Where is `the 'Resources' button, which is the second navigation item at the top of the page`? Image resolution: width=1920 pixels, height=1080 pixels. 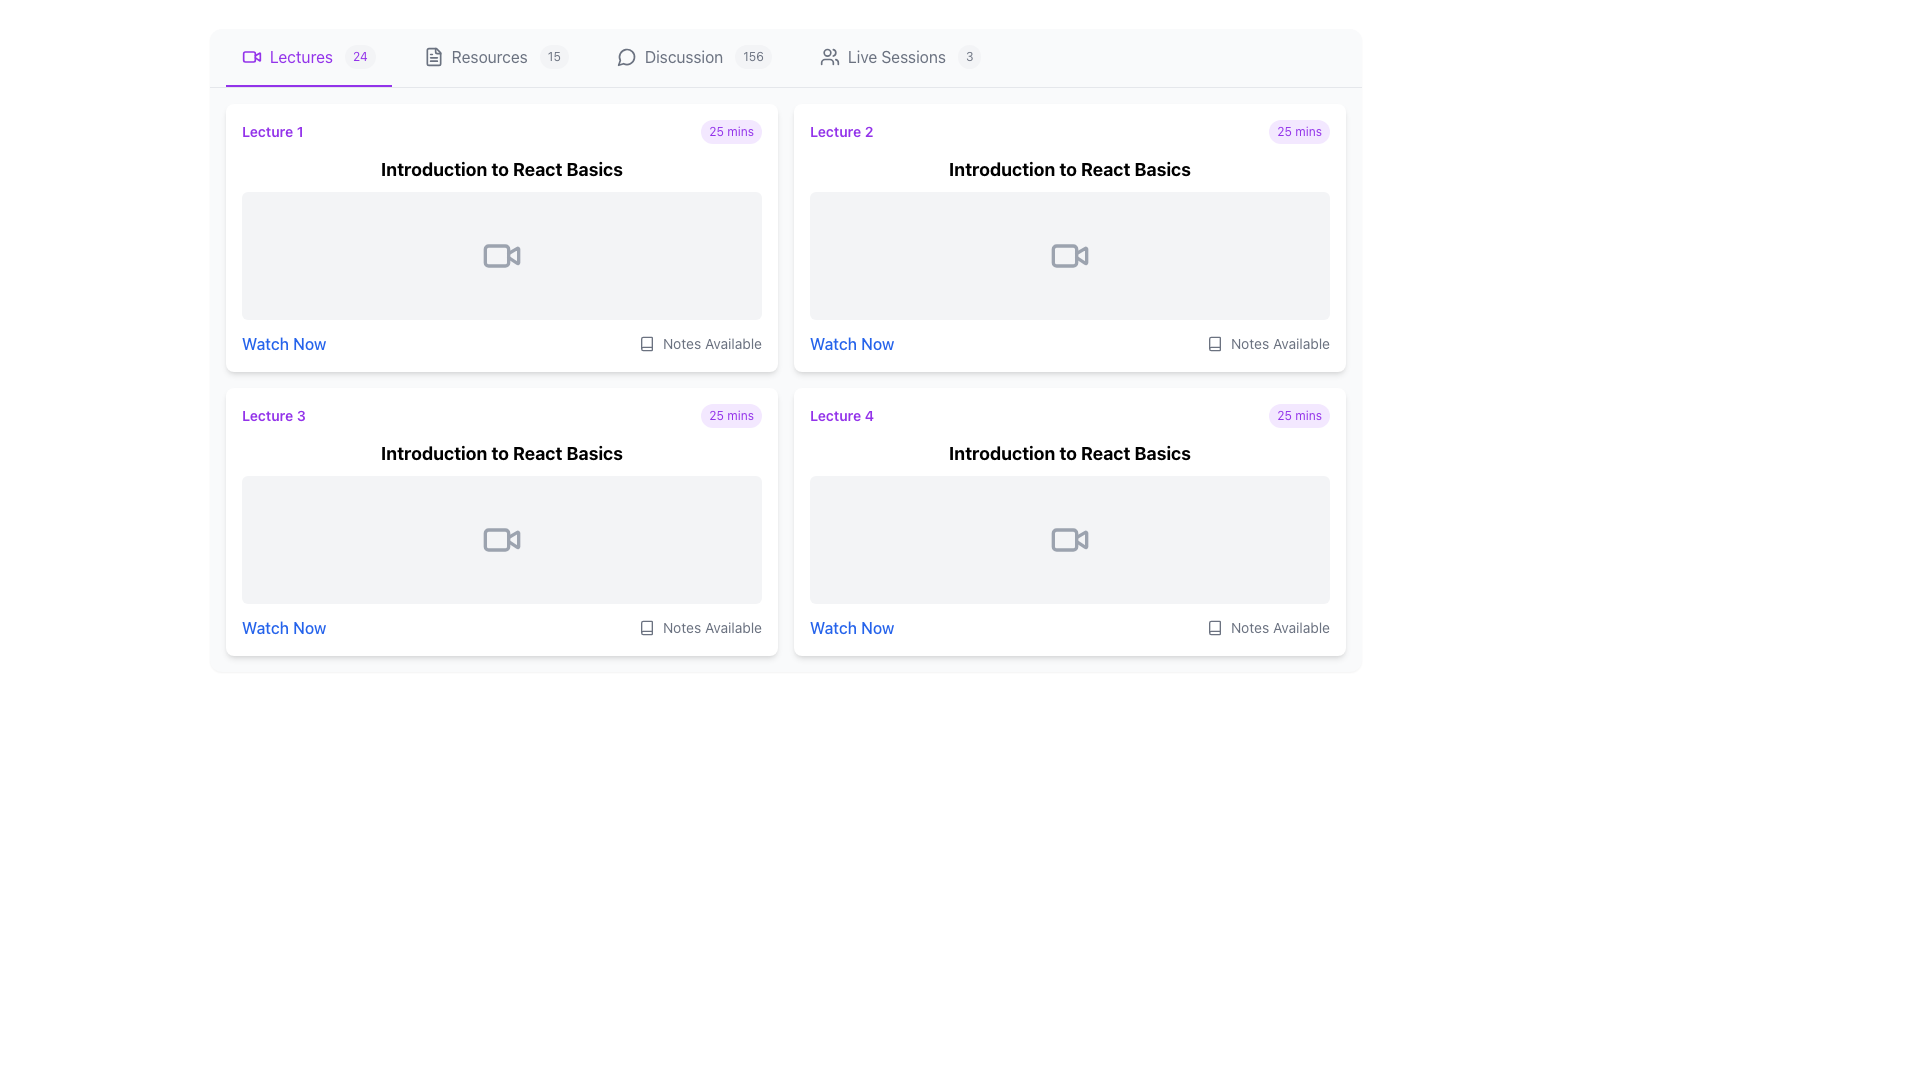
the 'Resources' button, which is the second navigation item at the top of the page is located at coordinates (496, 56).